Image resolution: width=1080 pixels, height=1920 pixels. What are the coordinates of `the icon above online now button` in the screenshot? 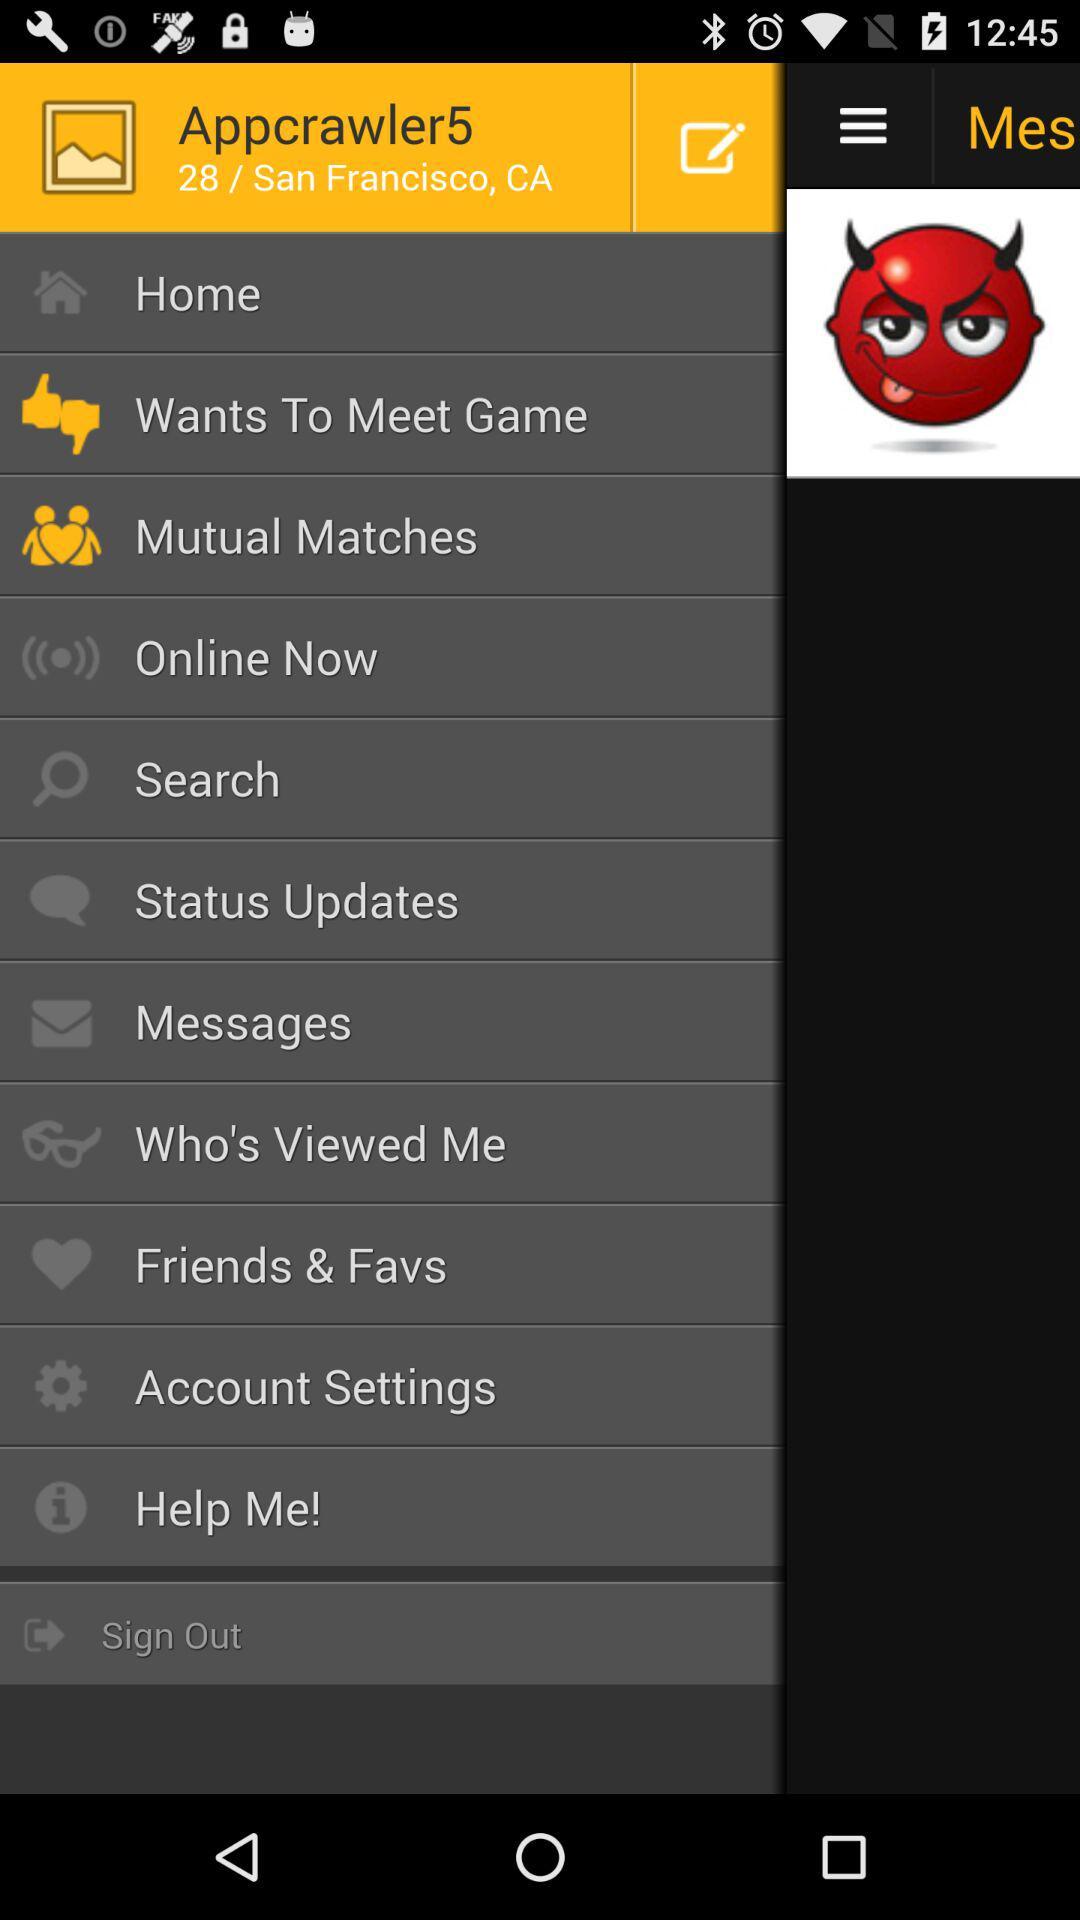 It's located at (393, 535).